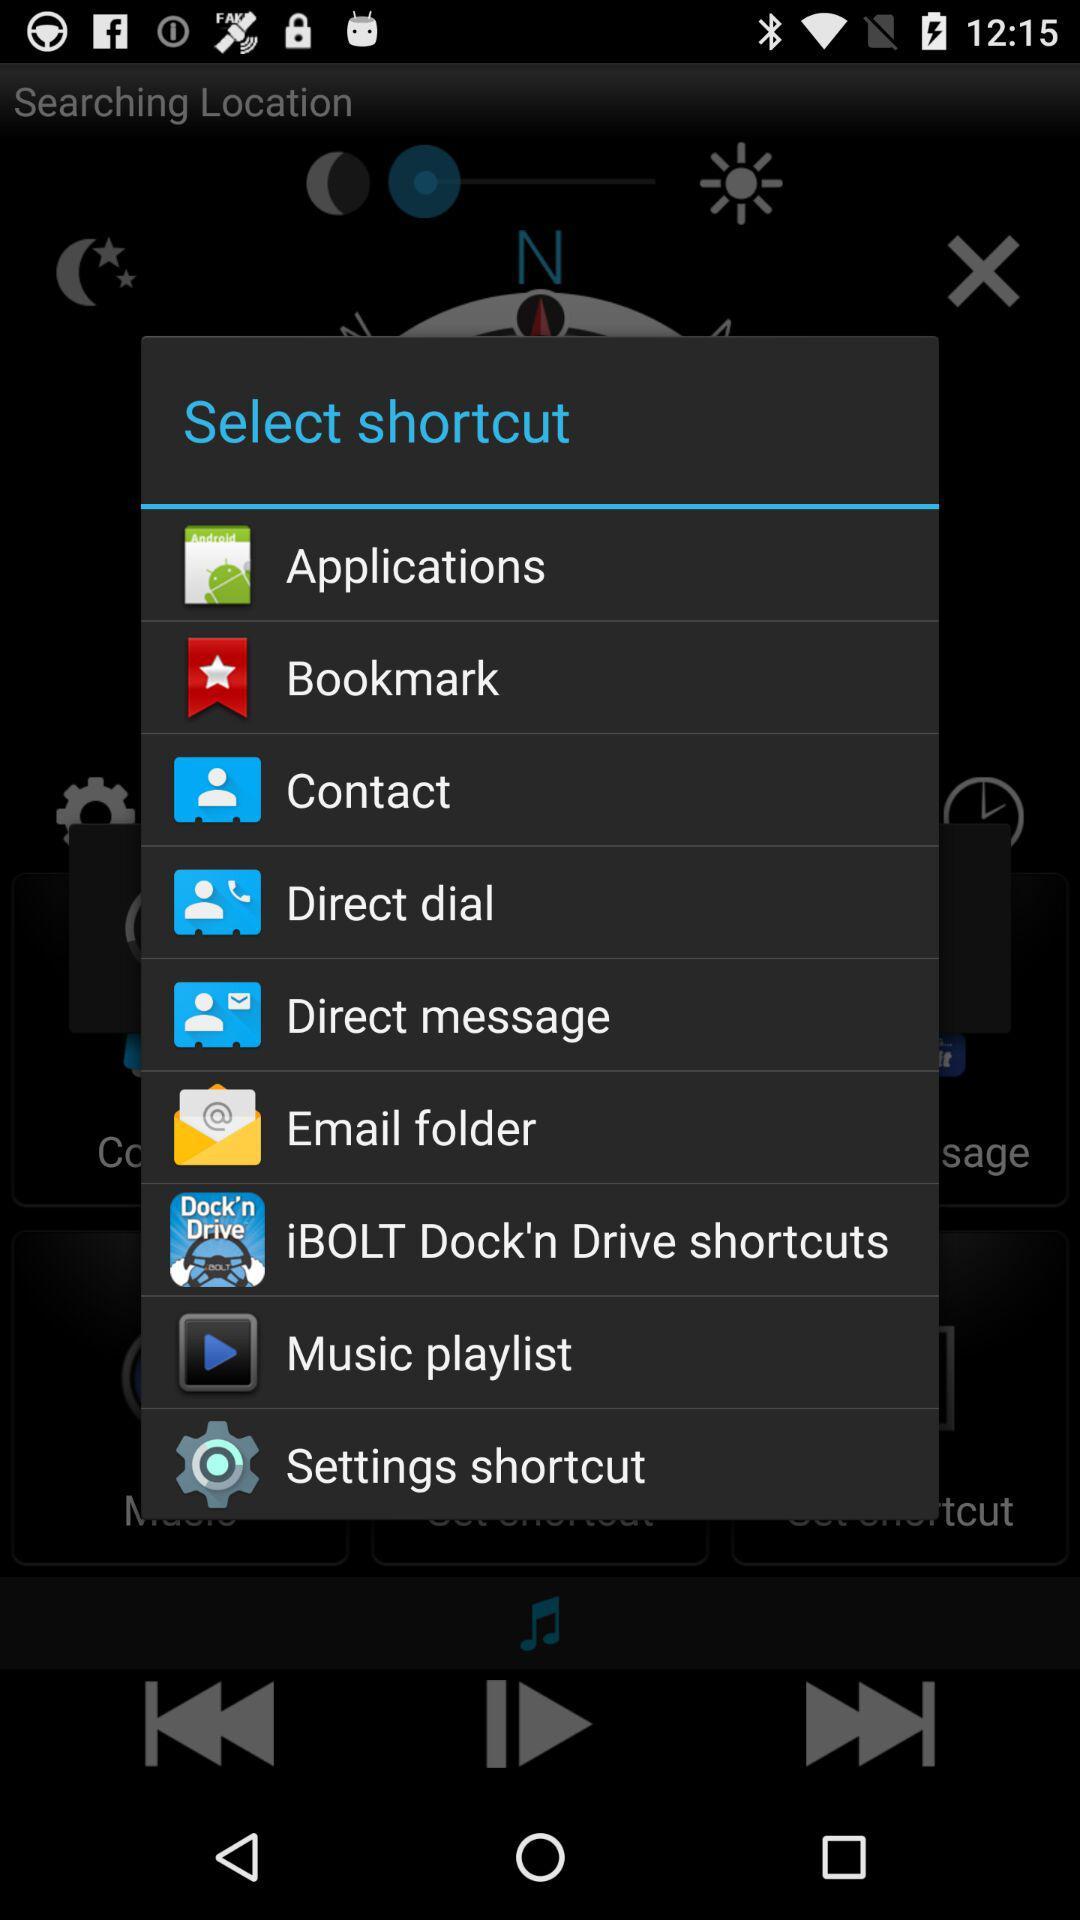 The height and width of the screenshot is (1920, 1080). Describe the element at coordinates (540, 1127) in the screenshot. I see `email folder icon` at that location.